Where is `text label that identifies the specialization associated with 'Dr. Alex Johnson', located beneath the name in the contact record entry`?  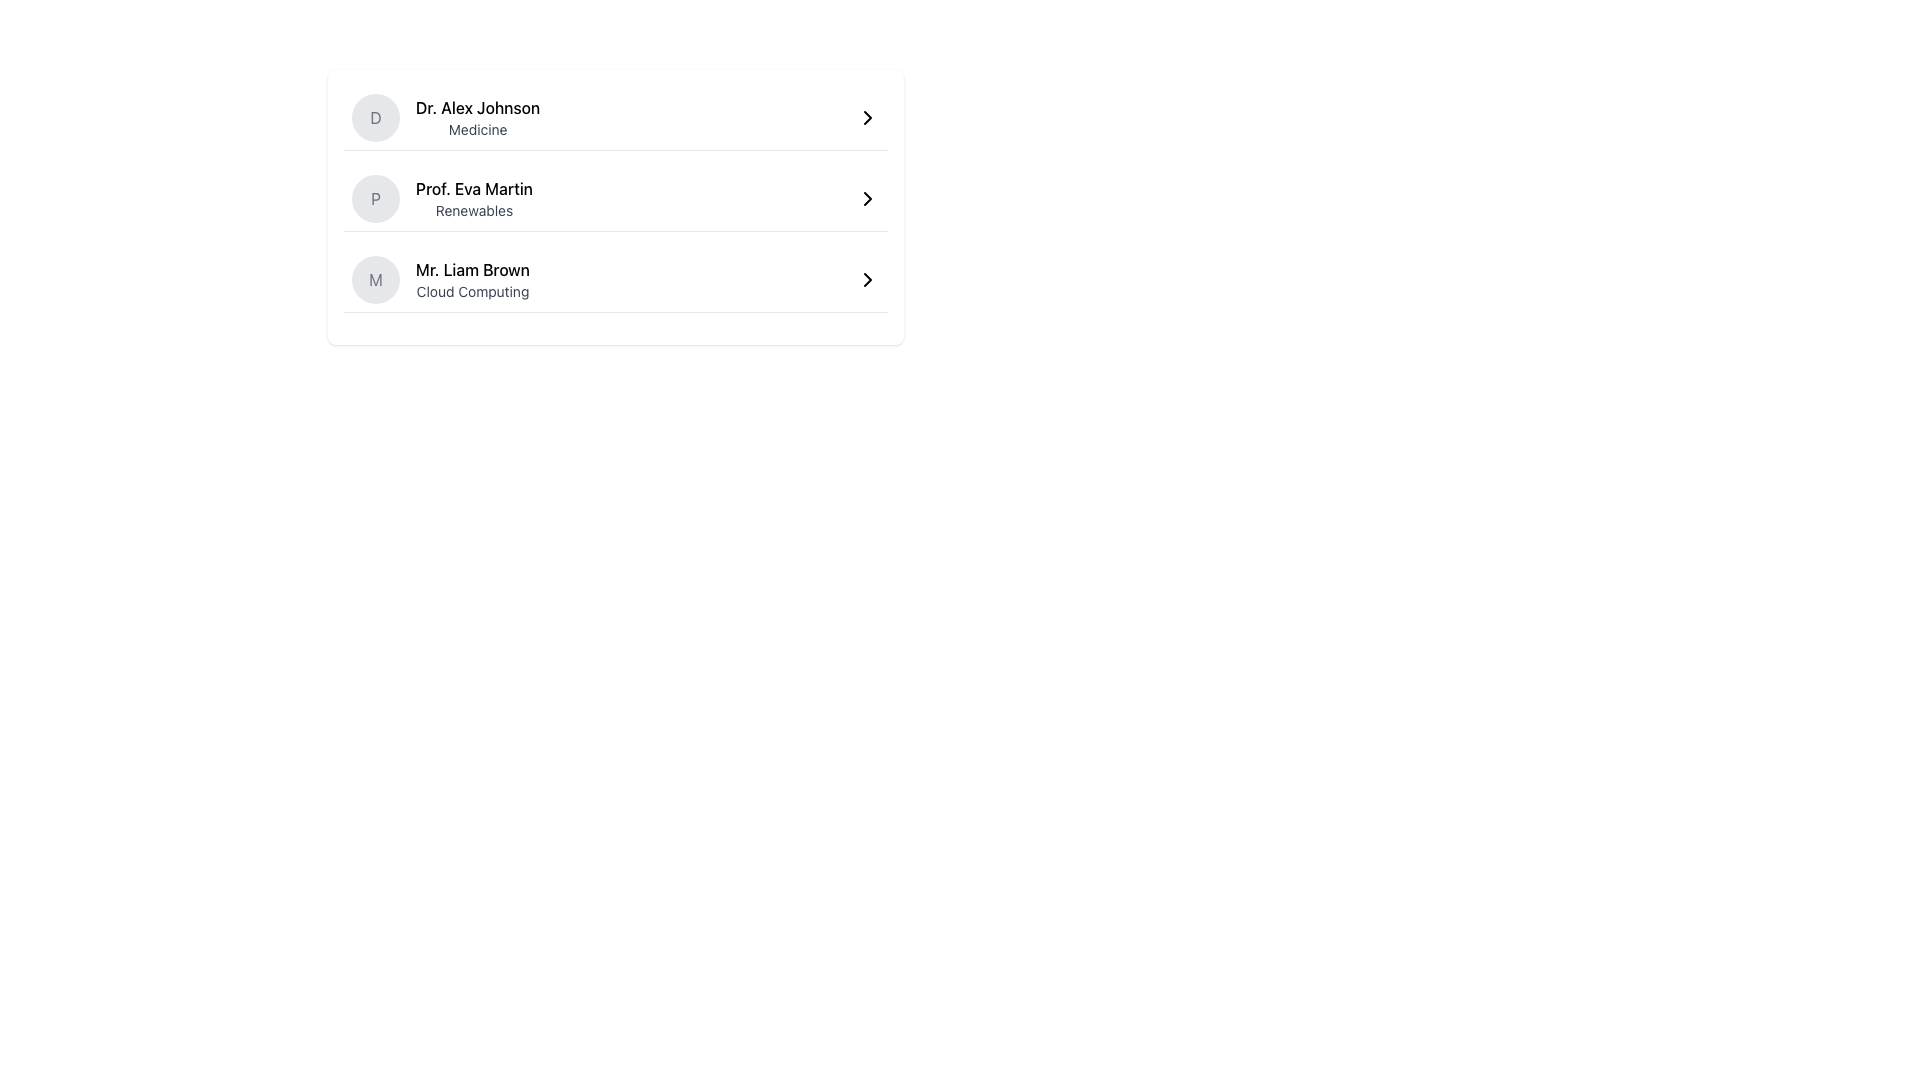 text label that identifies the specialization associated with 'Dr. Alex Johnson', located beneath the name in the contact record entry is located at coordinates (477, 130).